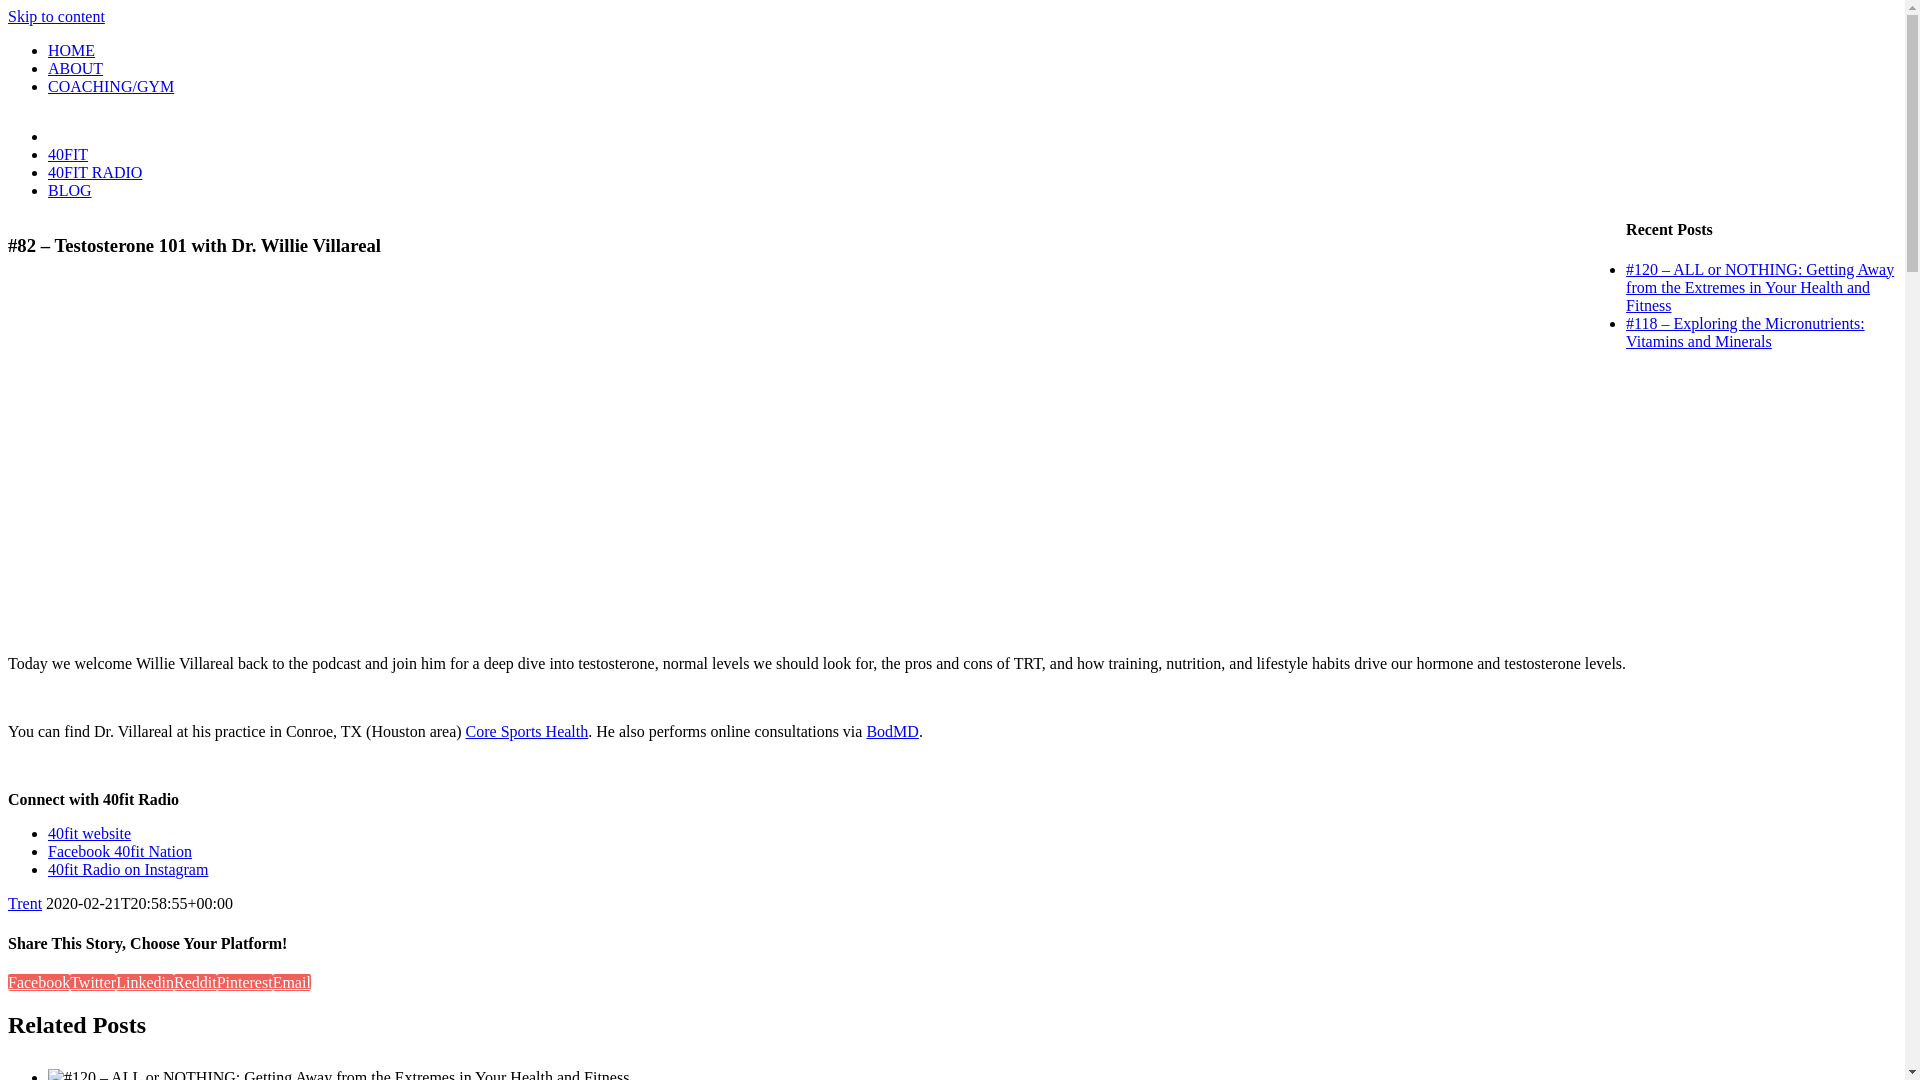 The height and width of the screenshot is (1080, 1920). I want to click on 'Twitter', so click(91, 981).